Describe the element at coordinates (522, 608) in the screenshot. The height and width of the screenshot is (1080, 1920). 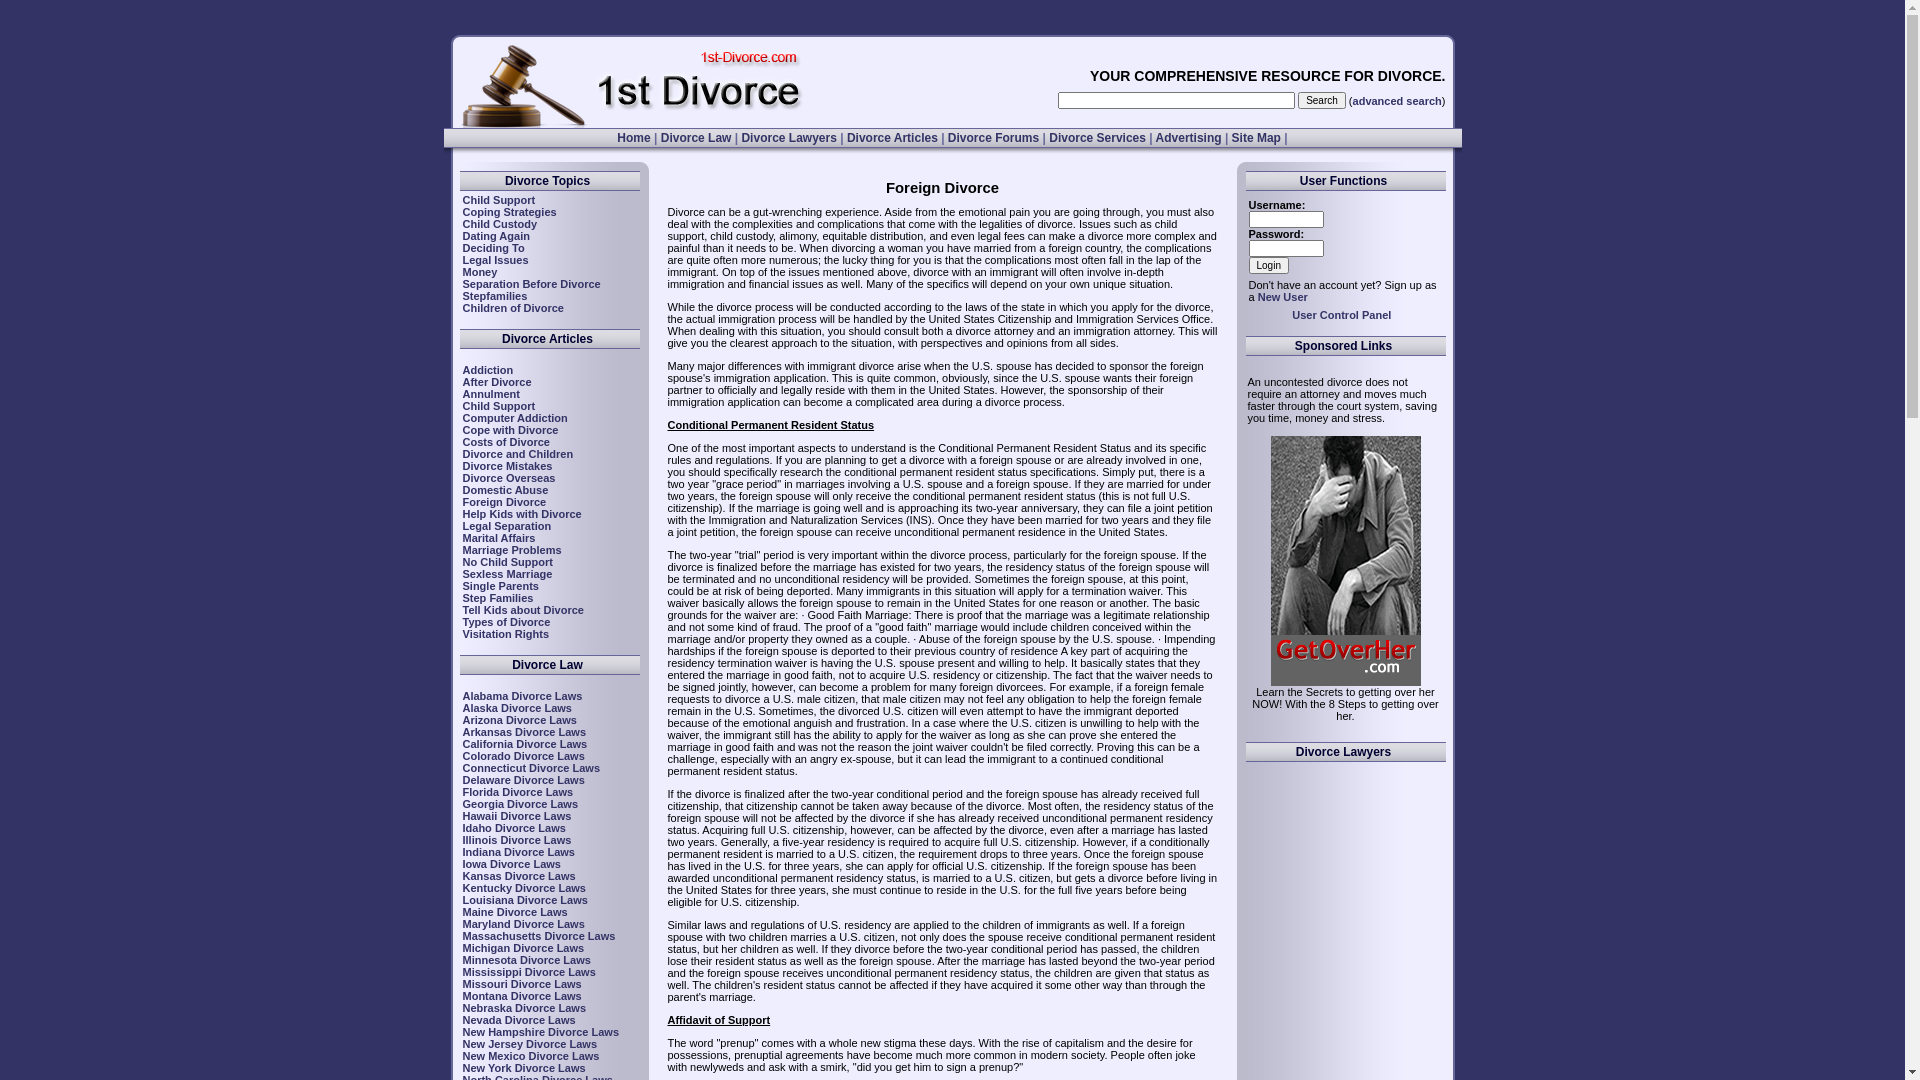
I see `'Tell Kids about Divorce'` at that location.